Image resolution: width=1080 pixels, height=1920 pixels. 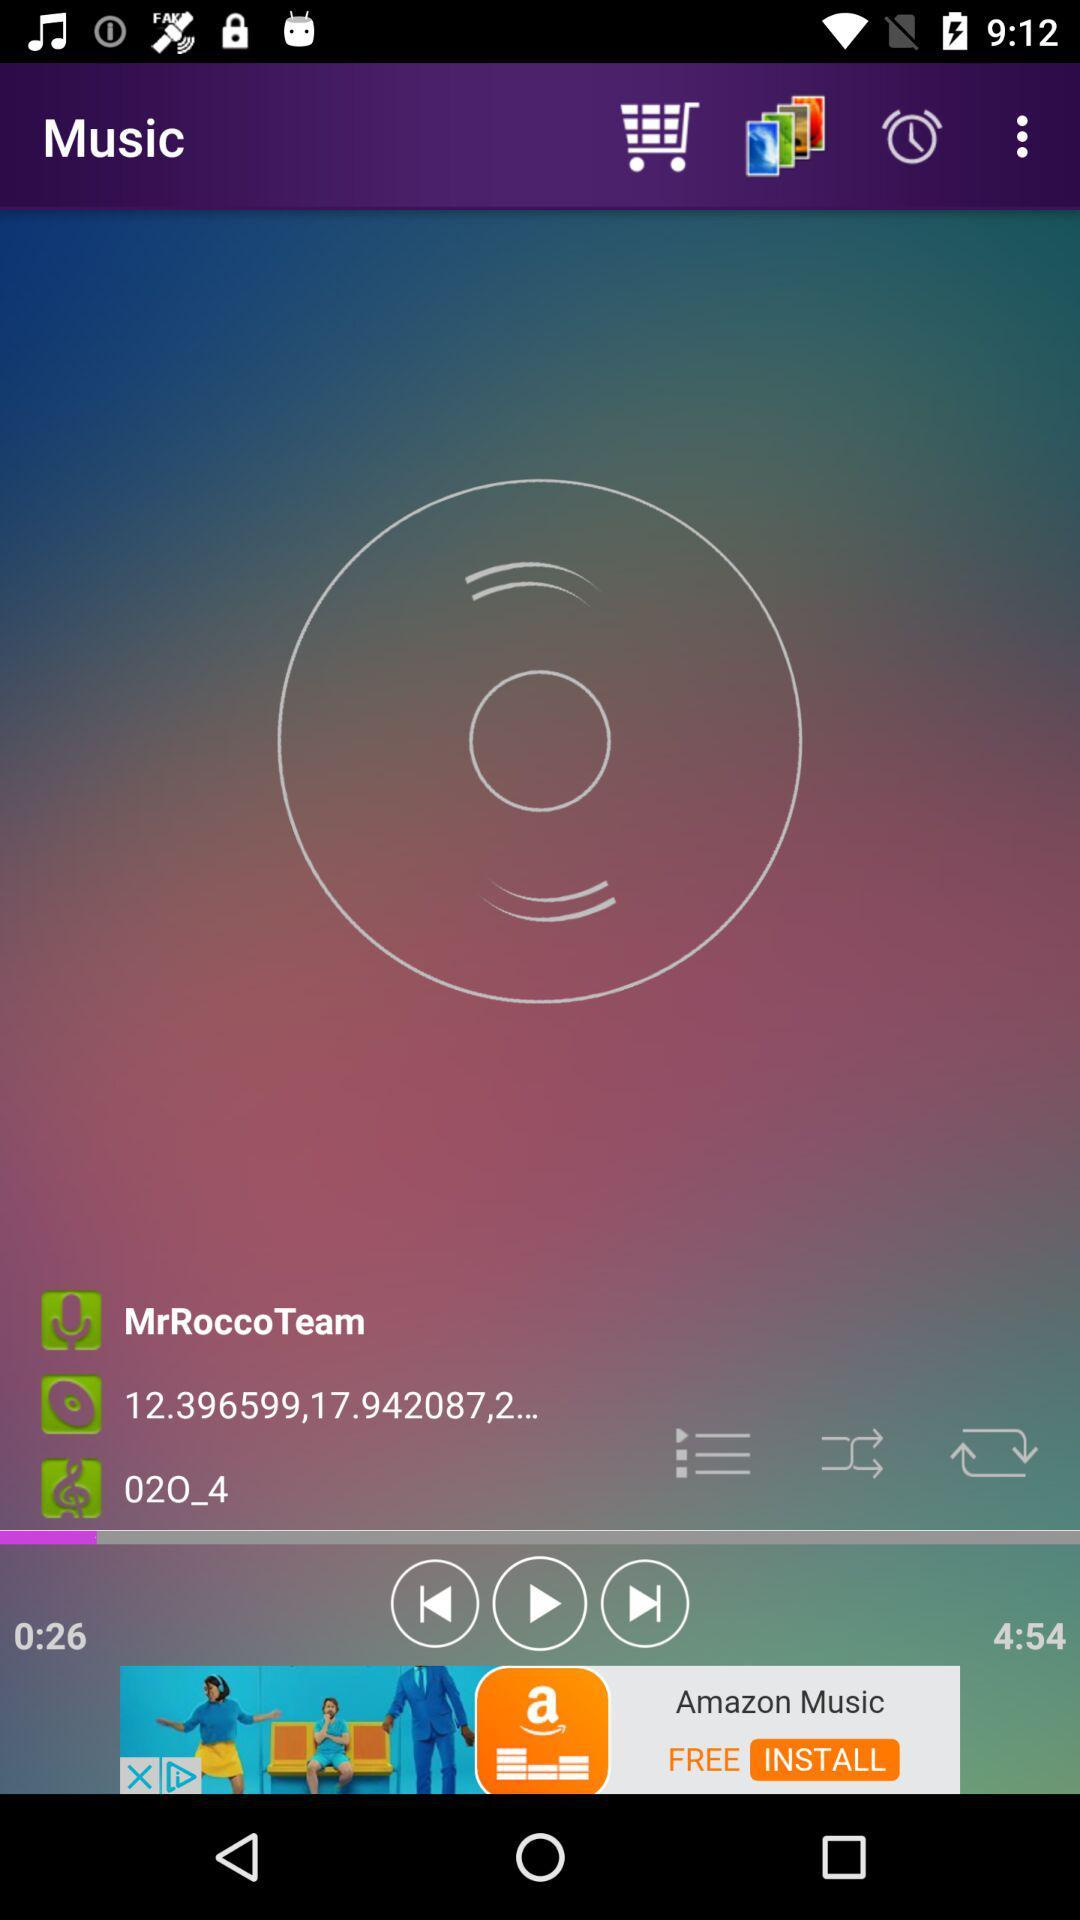 I want to click on play, so click(x=540, y=1603).